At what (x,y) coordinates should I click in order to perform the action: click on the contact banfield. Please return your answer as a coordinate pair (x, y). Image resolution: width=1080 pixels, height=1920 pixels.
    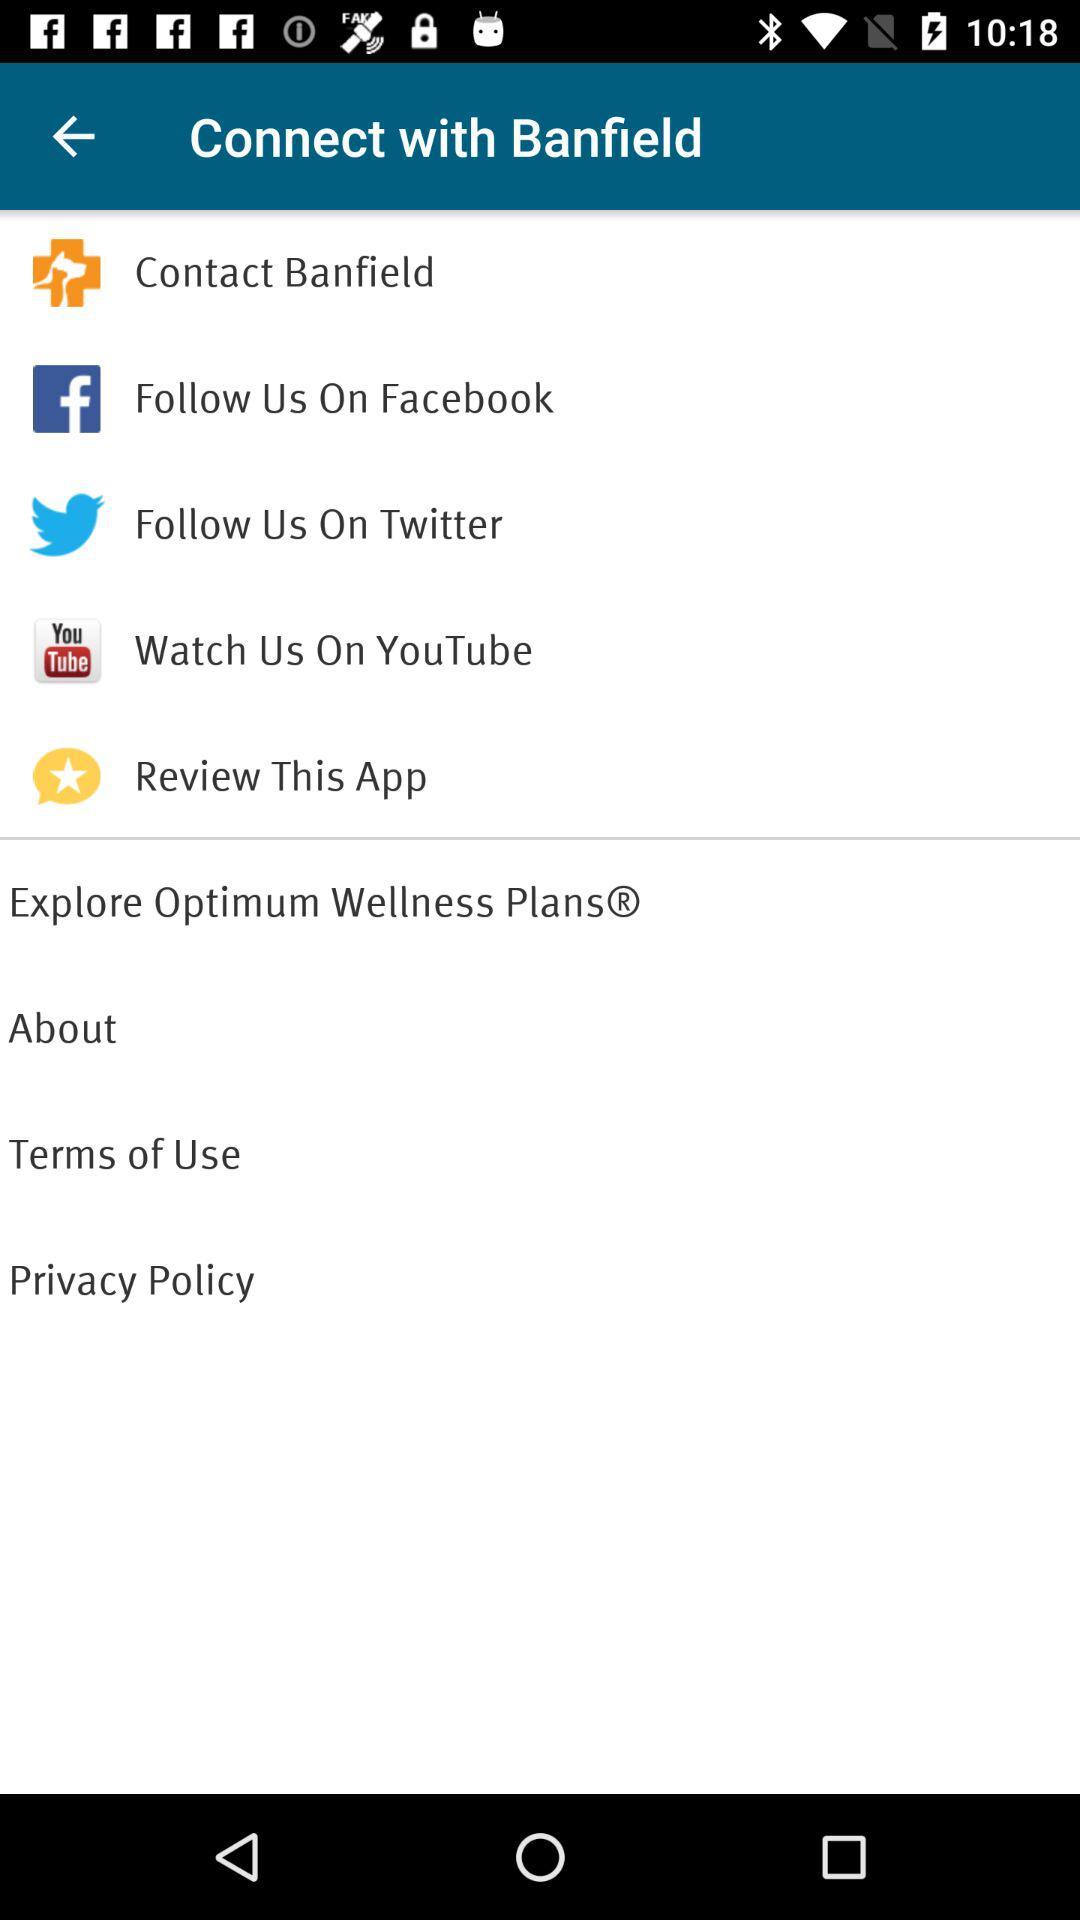
    Looking at the image, I should click on (601, 272).